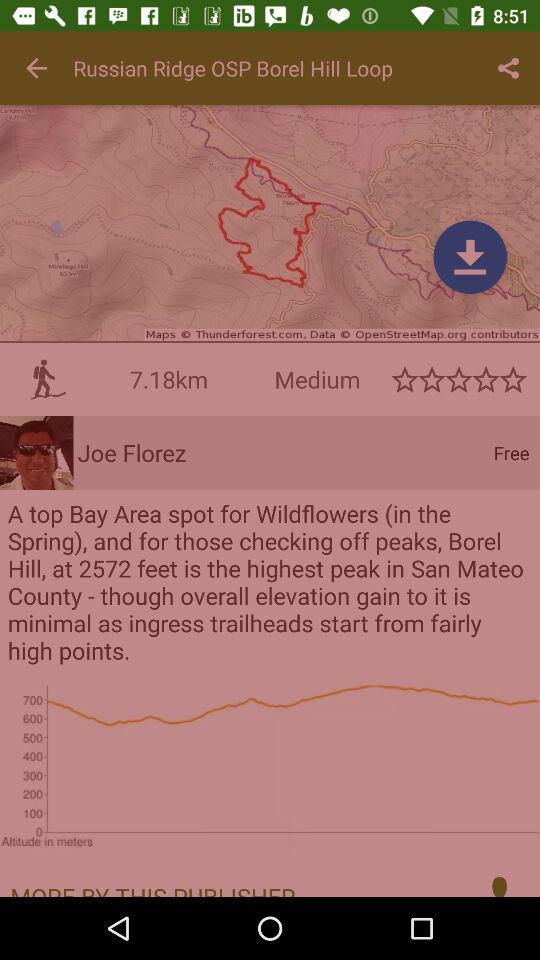 Image resolution: width=540 pixels, height=960 pixels. I want to click on download offline map, so click(470, 256).